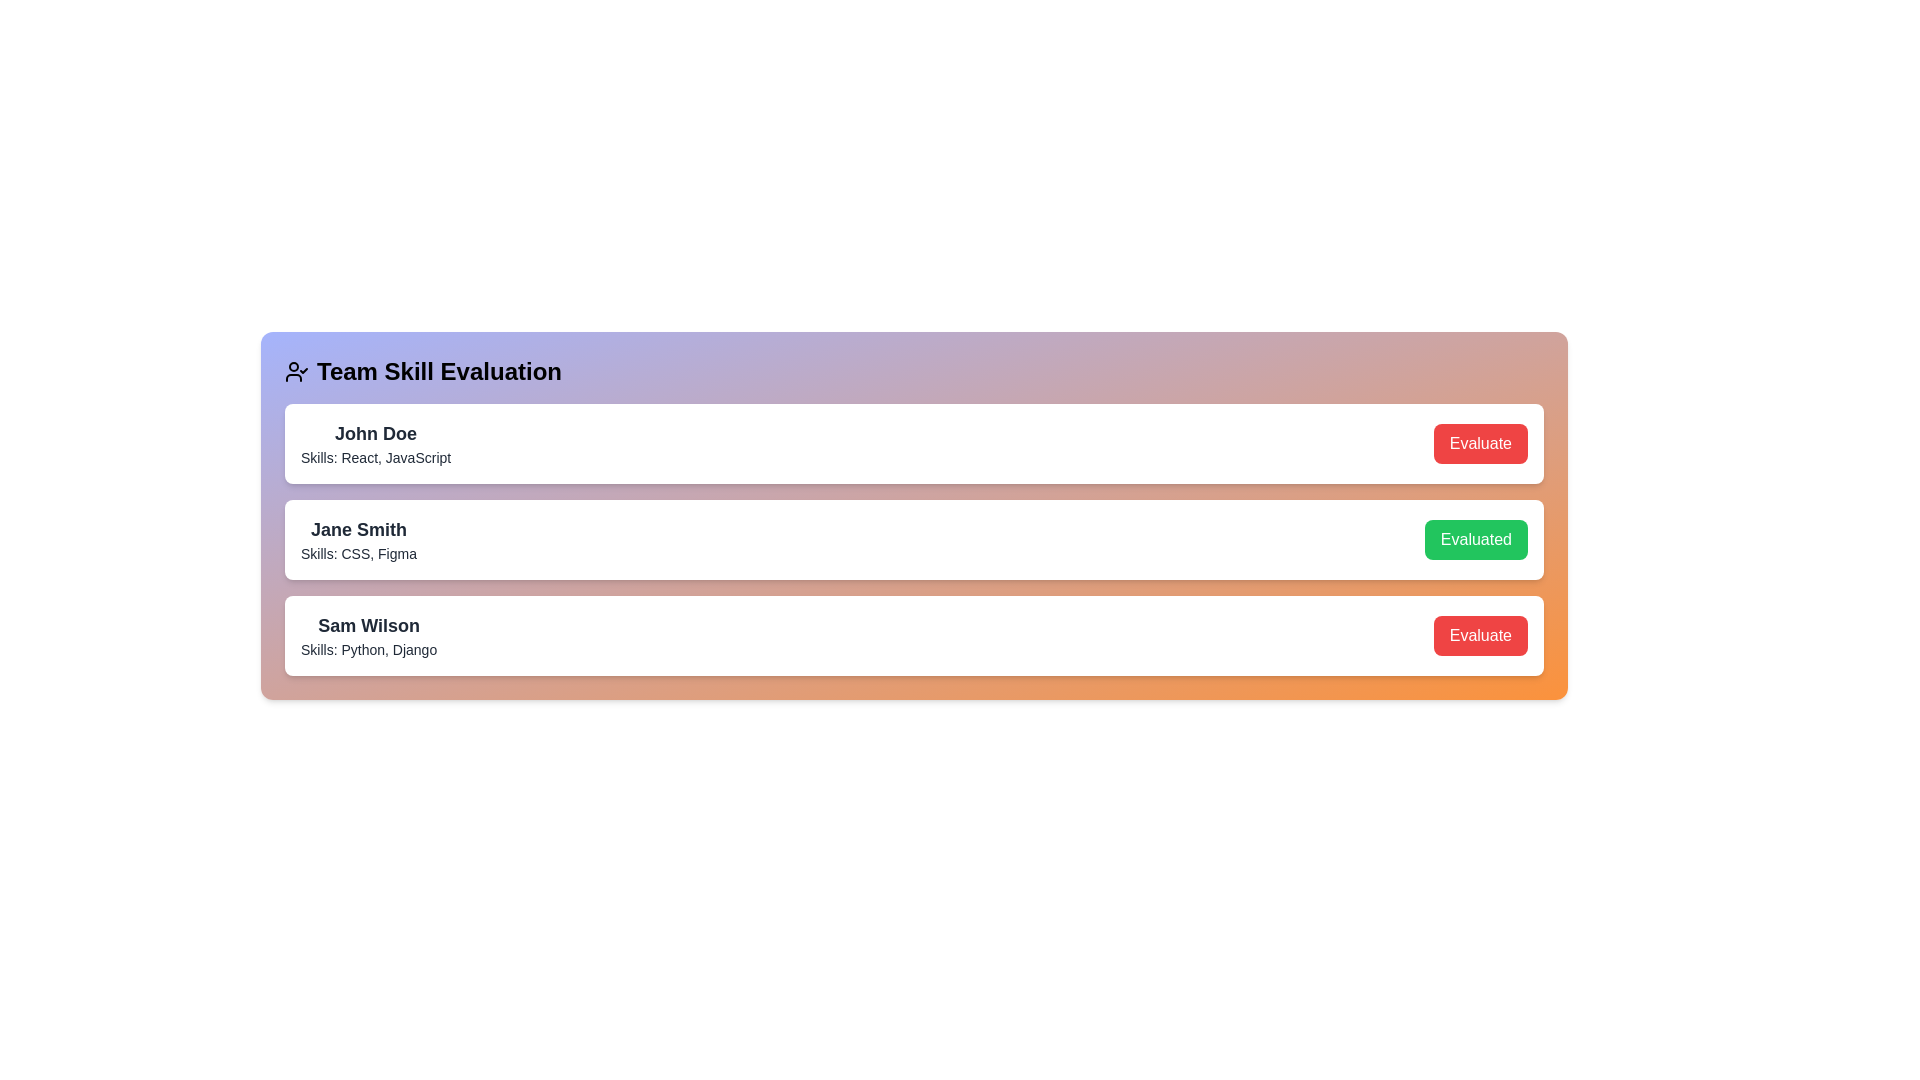 The image size is (1920, 1080). Describe the element at coordinates (1480, 636) in the screenshot. I see `the 'Evaluate' button, which has a red background and white text, located in the bottom-right corner of the 'Sam Wilson' row in the 'Team Skill Evaluation' list` at that location.